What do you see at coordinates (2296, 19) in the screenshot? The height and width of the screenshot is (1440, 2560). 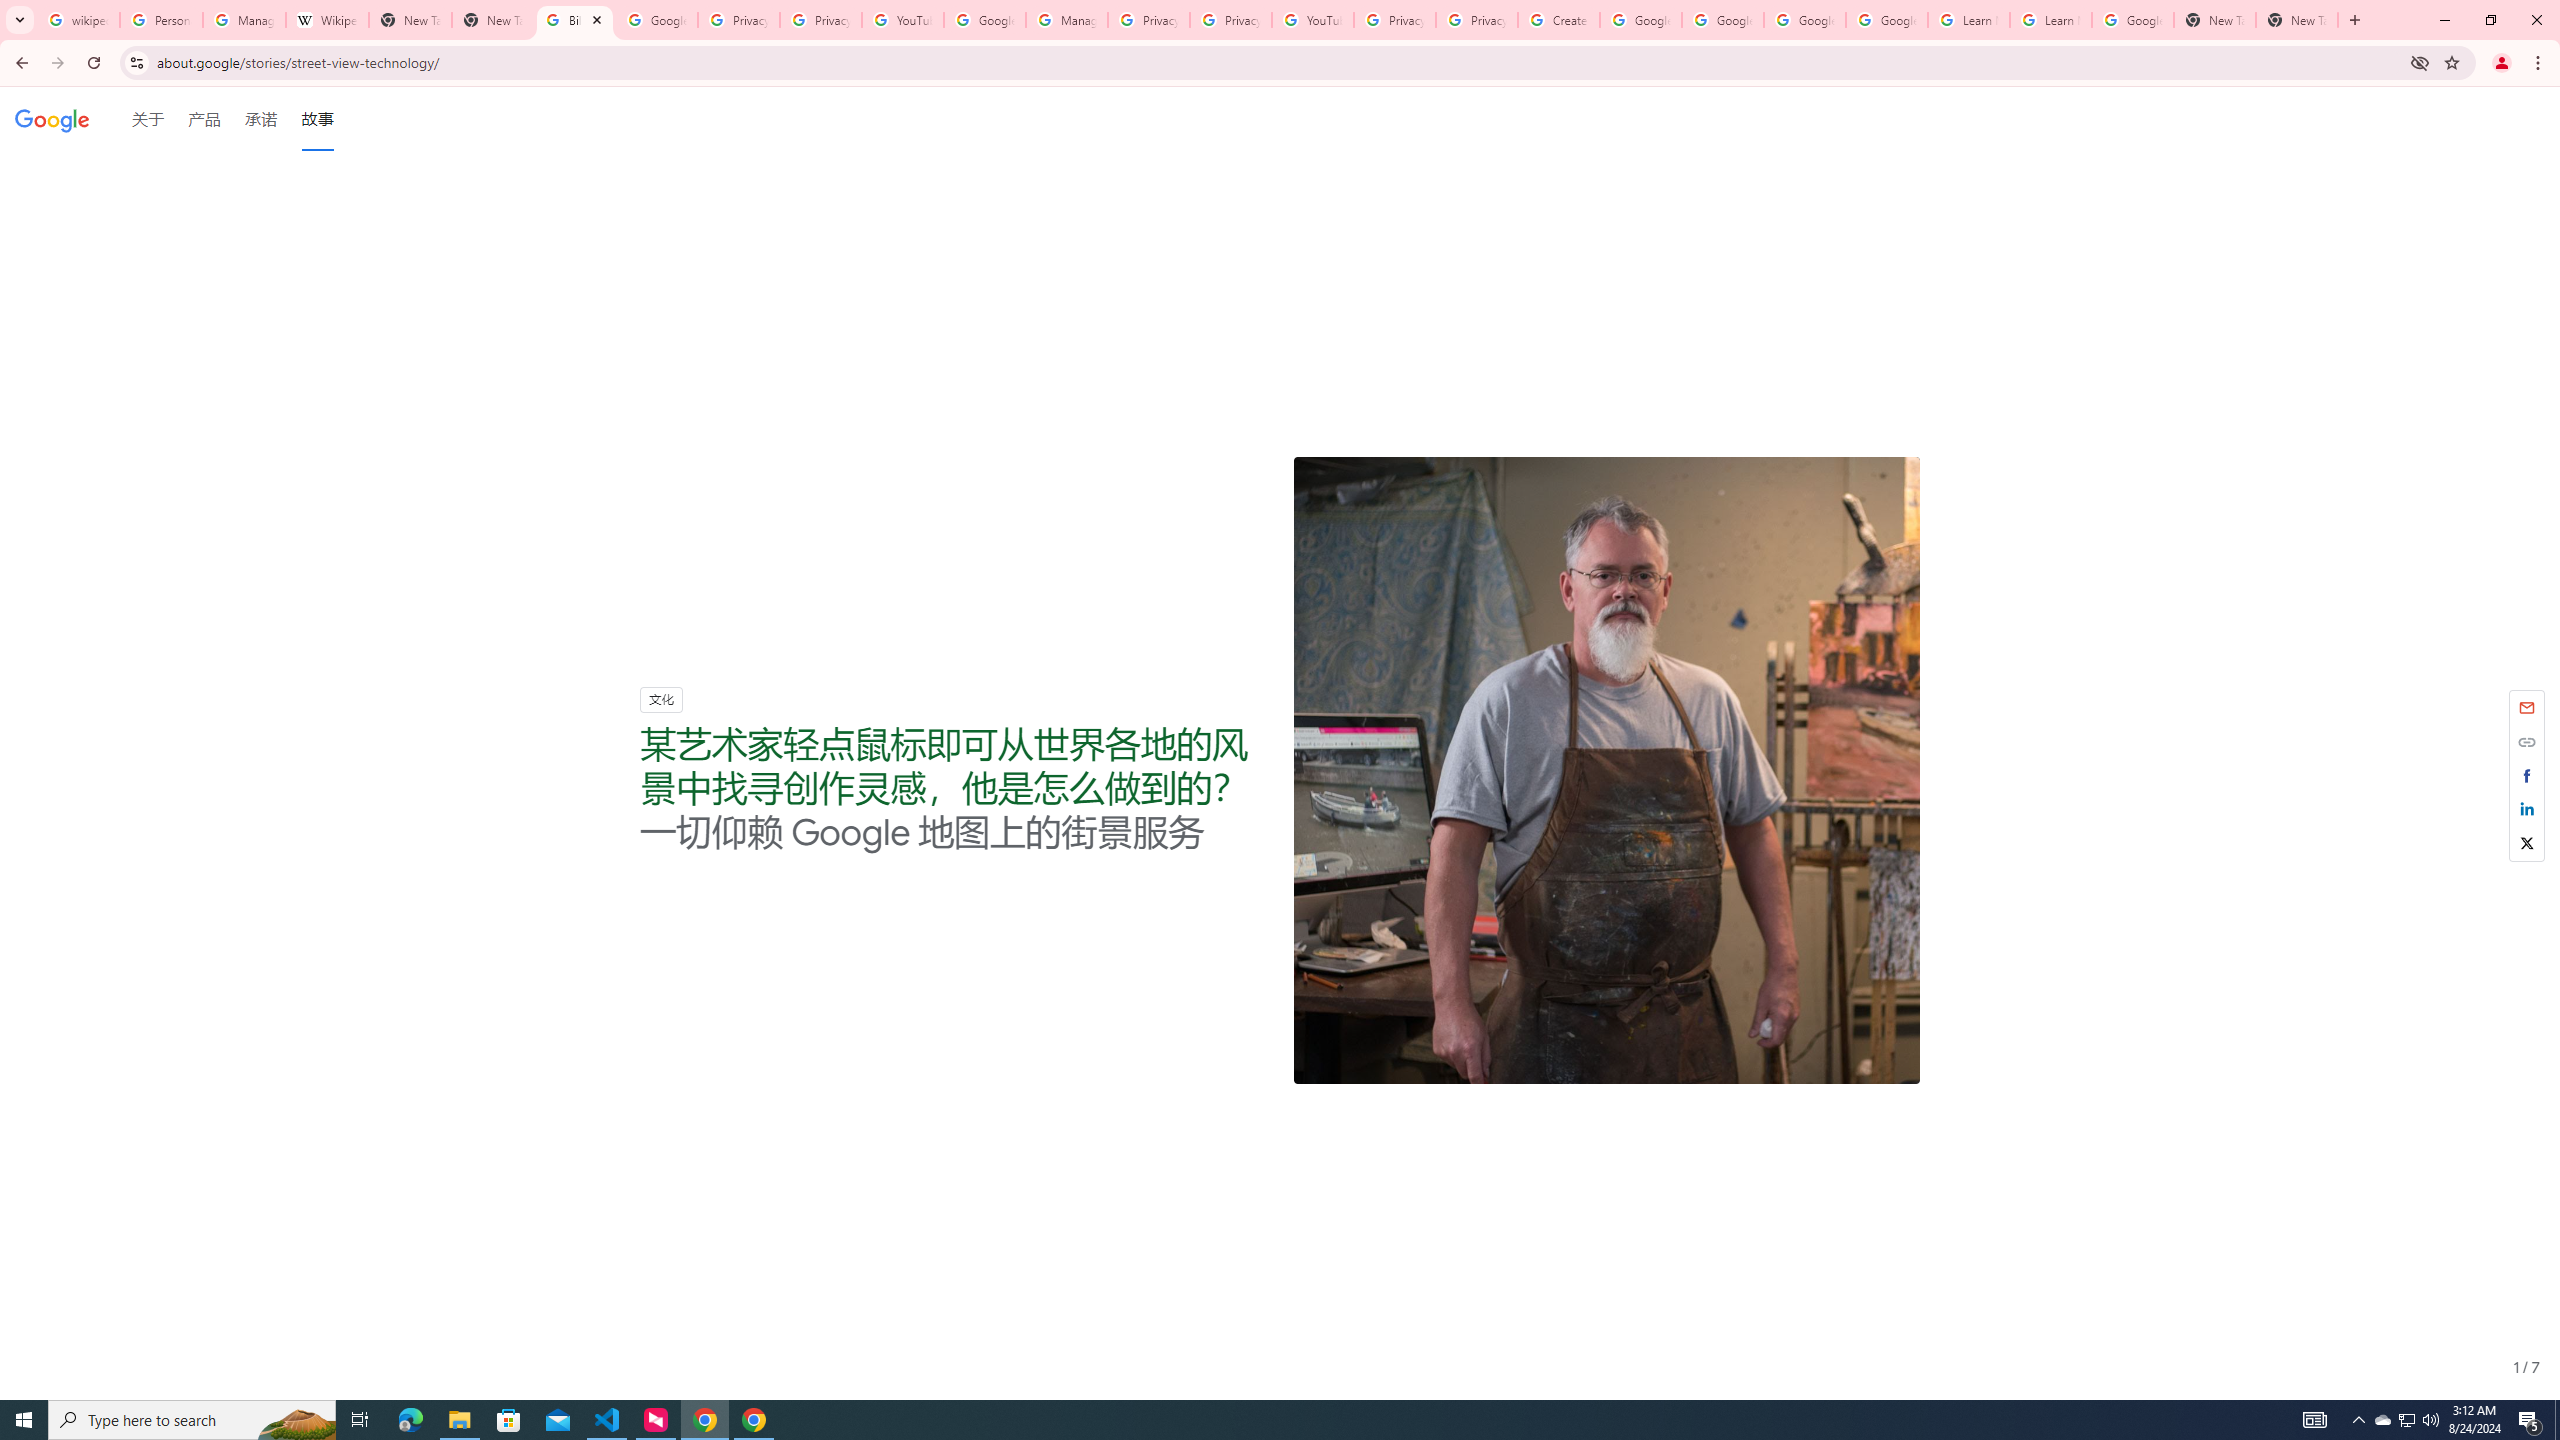 I see `'New Tab'` at bounding box center [2296, 19].